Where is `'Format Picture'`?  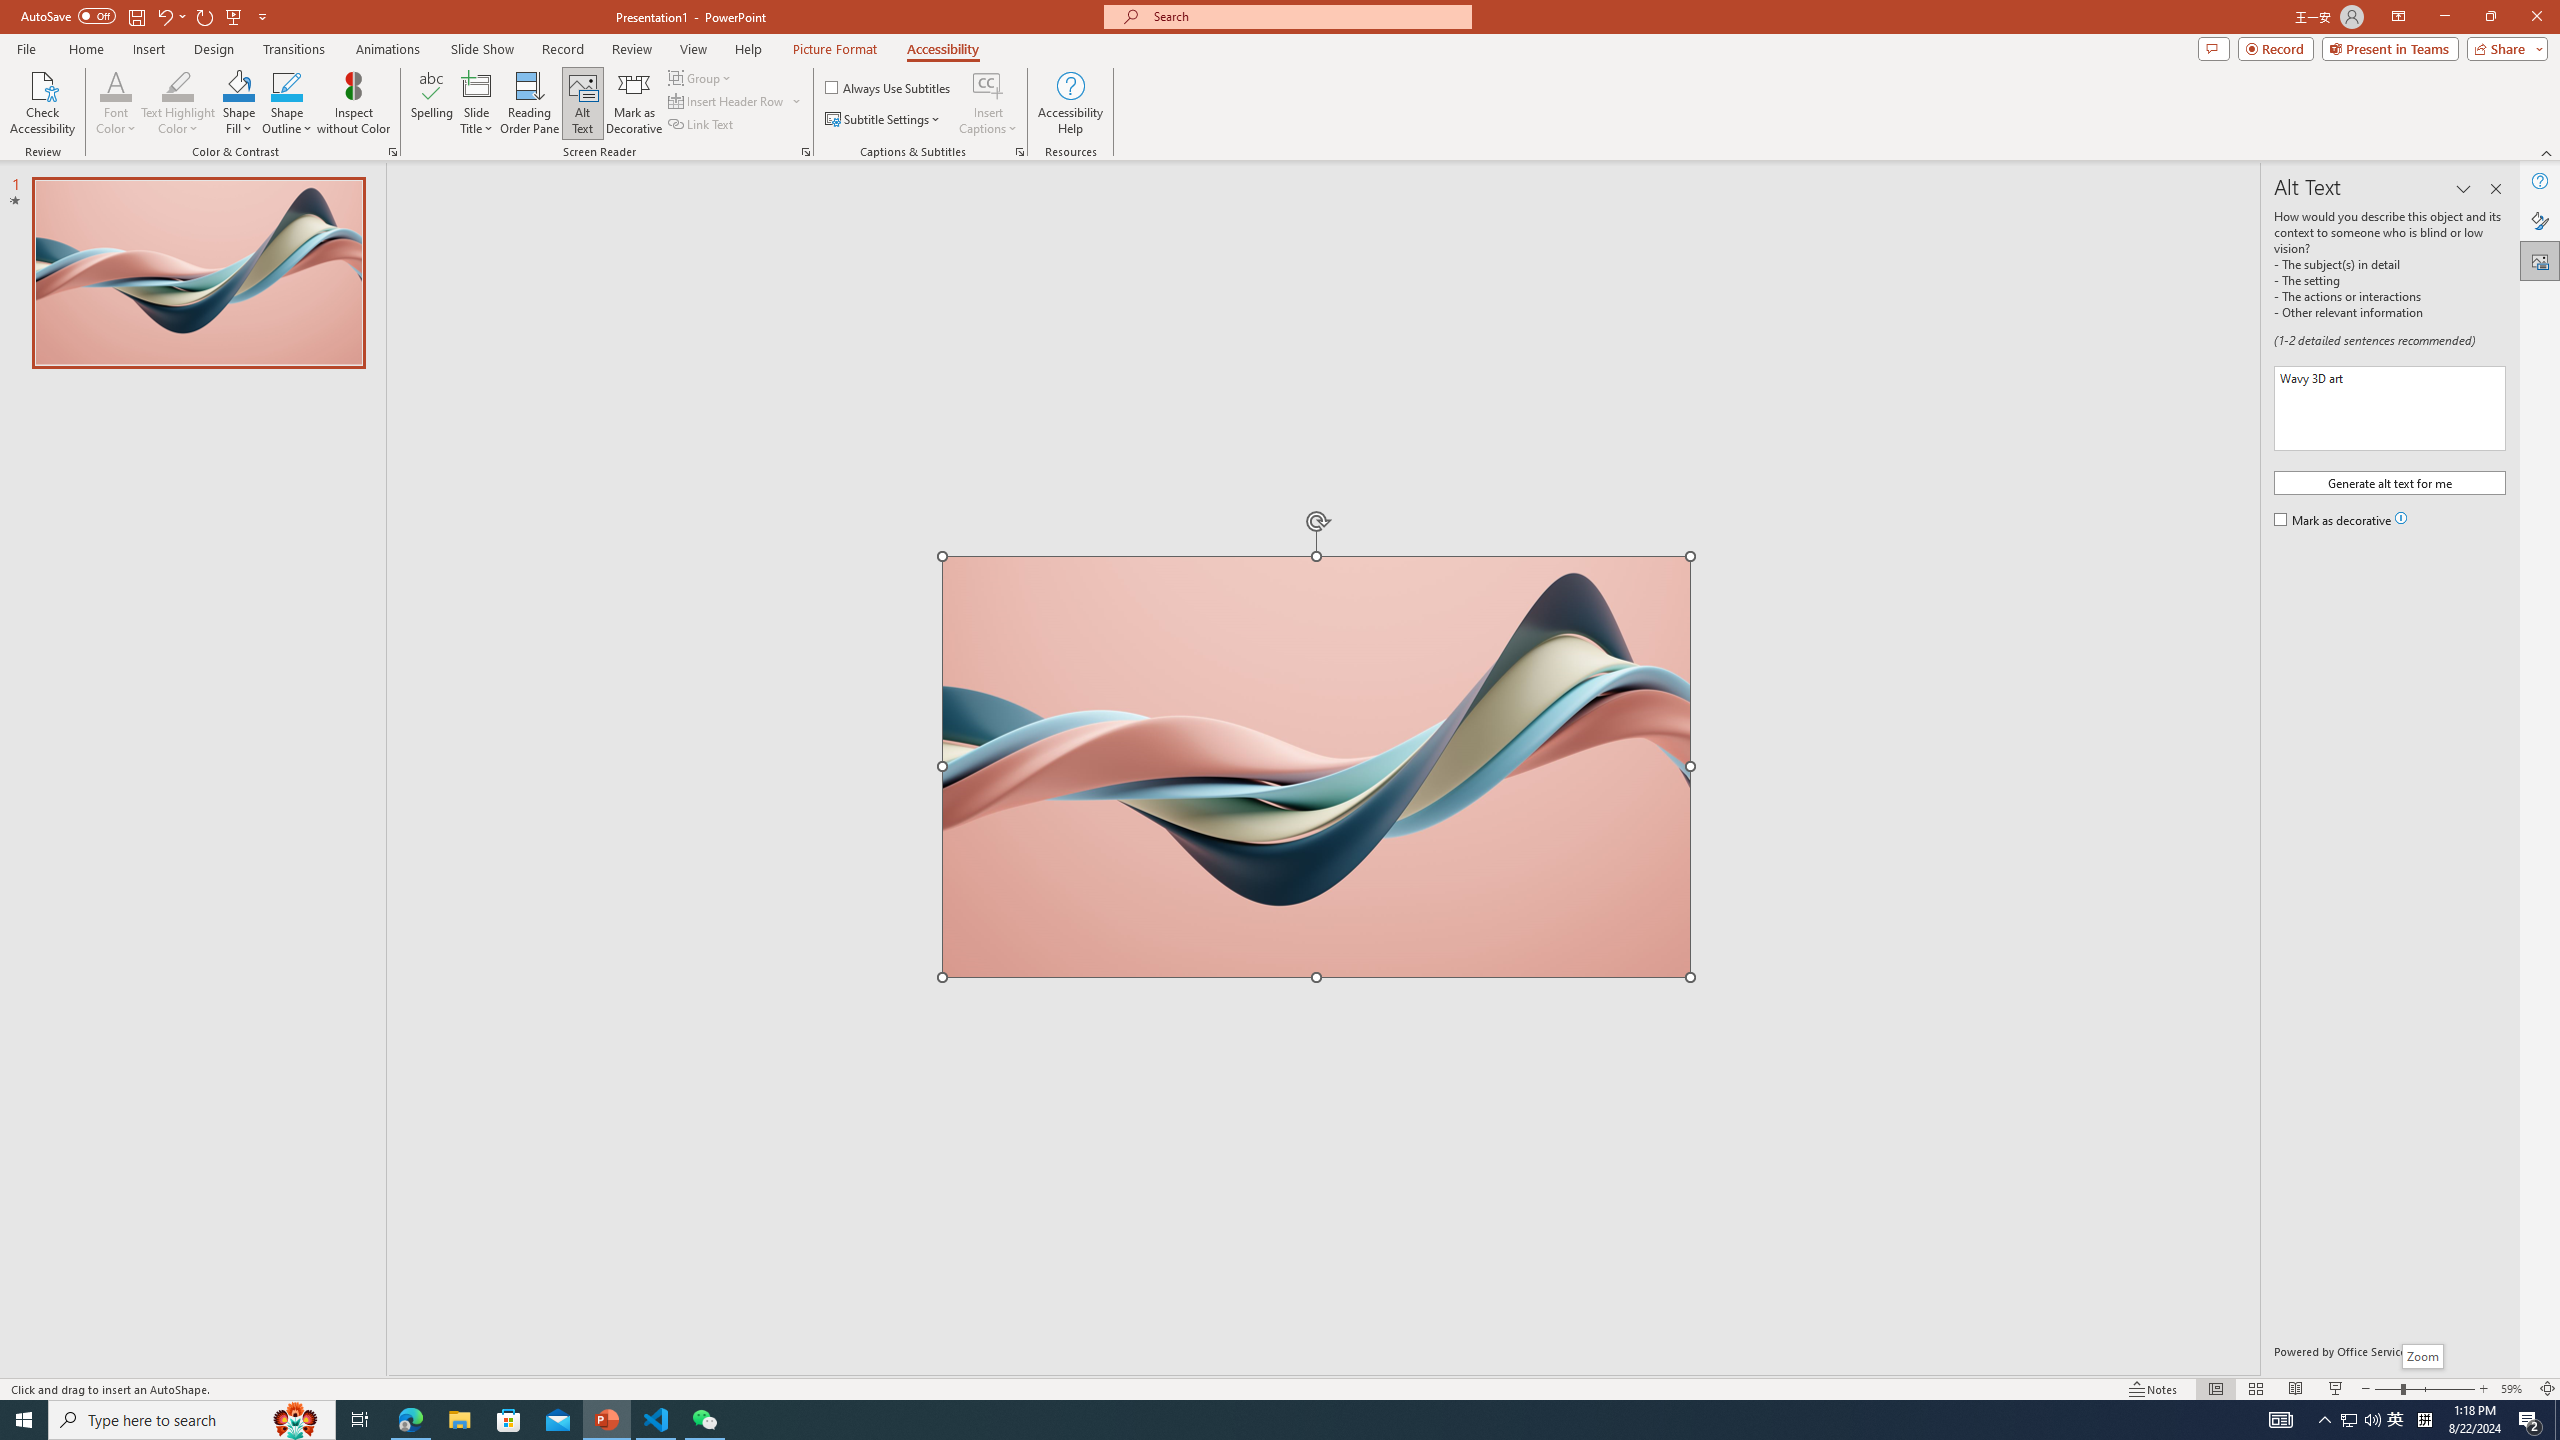
'Format Picture' is located at coordinates (2539, 221).